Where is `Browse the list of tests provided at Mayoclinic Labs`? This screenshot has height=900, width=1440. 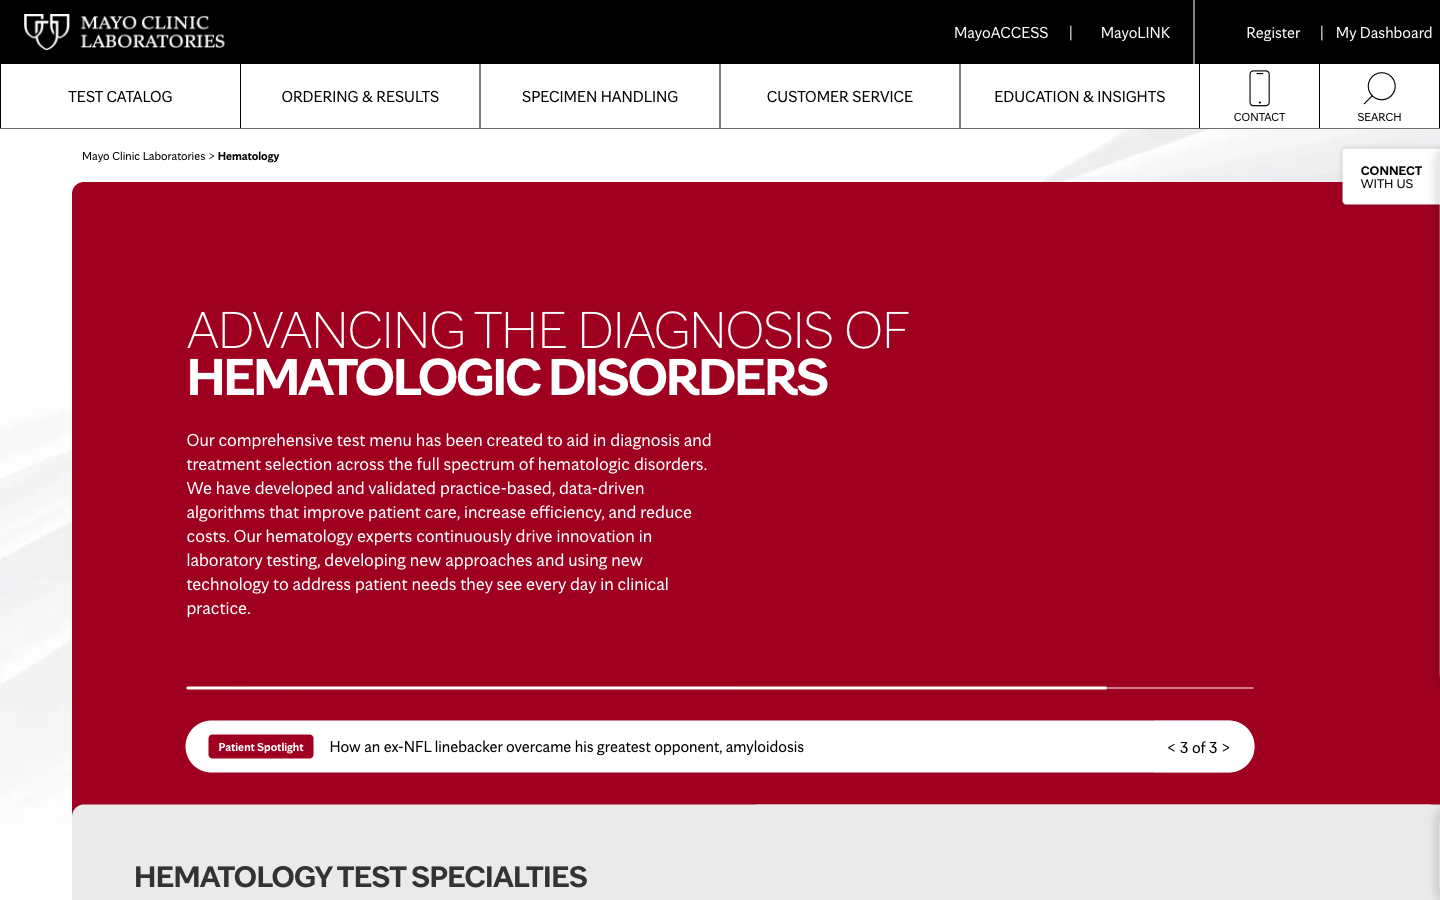 Browse the list of tests provided at Mayoclinic Labs is located at coordinates (120, 95).